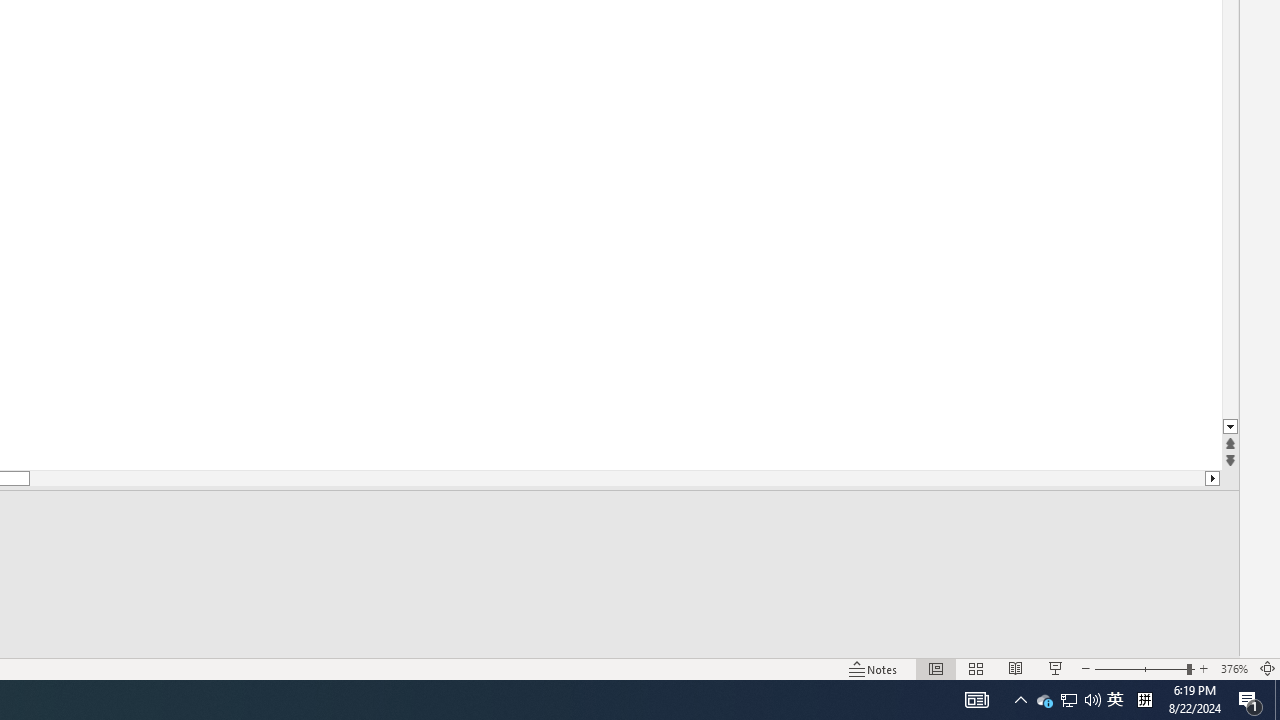 This screenshot has height=720, width=1280. Describe the element at coordinates (1233, 669) in the screenshot. I see `'Zoom 376%'` at that location.